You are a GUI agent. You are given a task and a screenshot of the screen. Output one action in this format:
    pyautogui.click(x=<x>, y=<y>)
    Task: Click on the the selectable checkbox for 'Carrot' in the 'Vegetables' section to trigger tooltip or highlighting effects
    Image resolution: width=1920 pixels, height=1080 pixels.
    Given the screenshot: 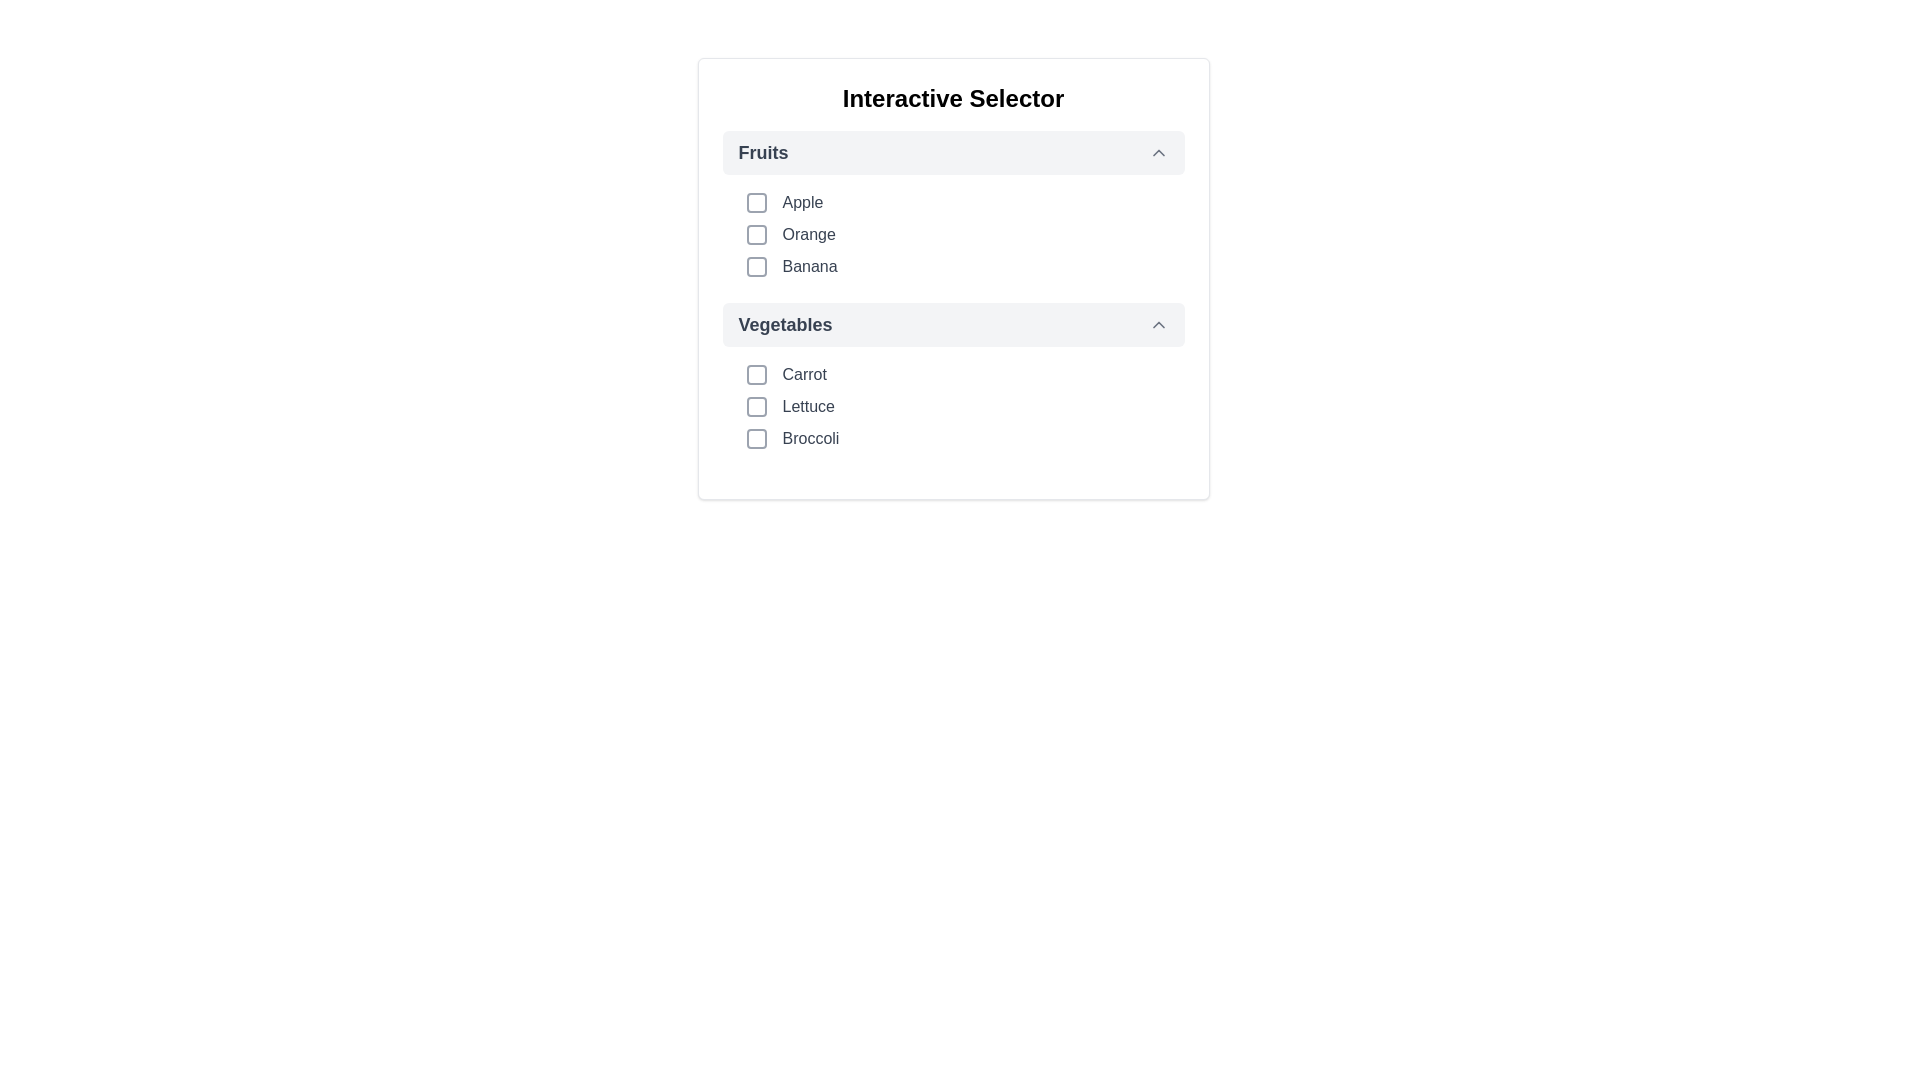 What is the action you would take?
    pyautogui.click(x=755, y=374)
    